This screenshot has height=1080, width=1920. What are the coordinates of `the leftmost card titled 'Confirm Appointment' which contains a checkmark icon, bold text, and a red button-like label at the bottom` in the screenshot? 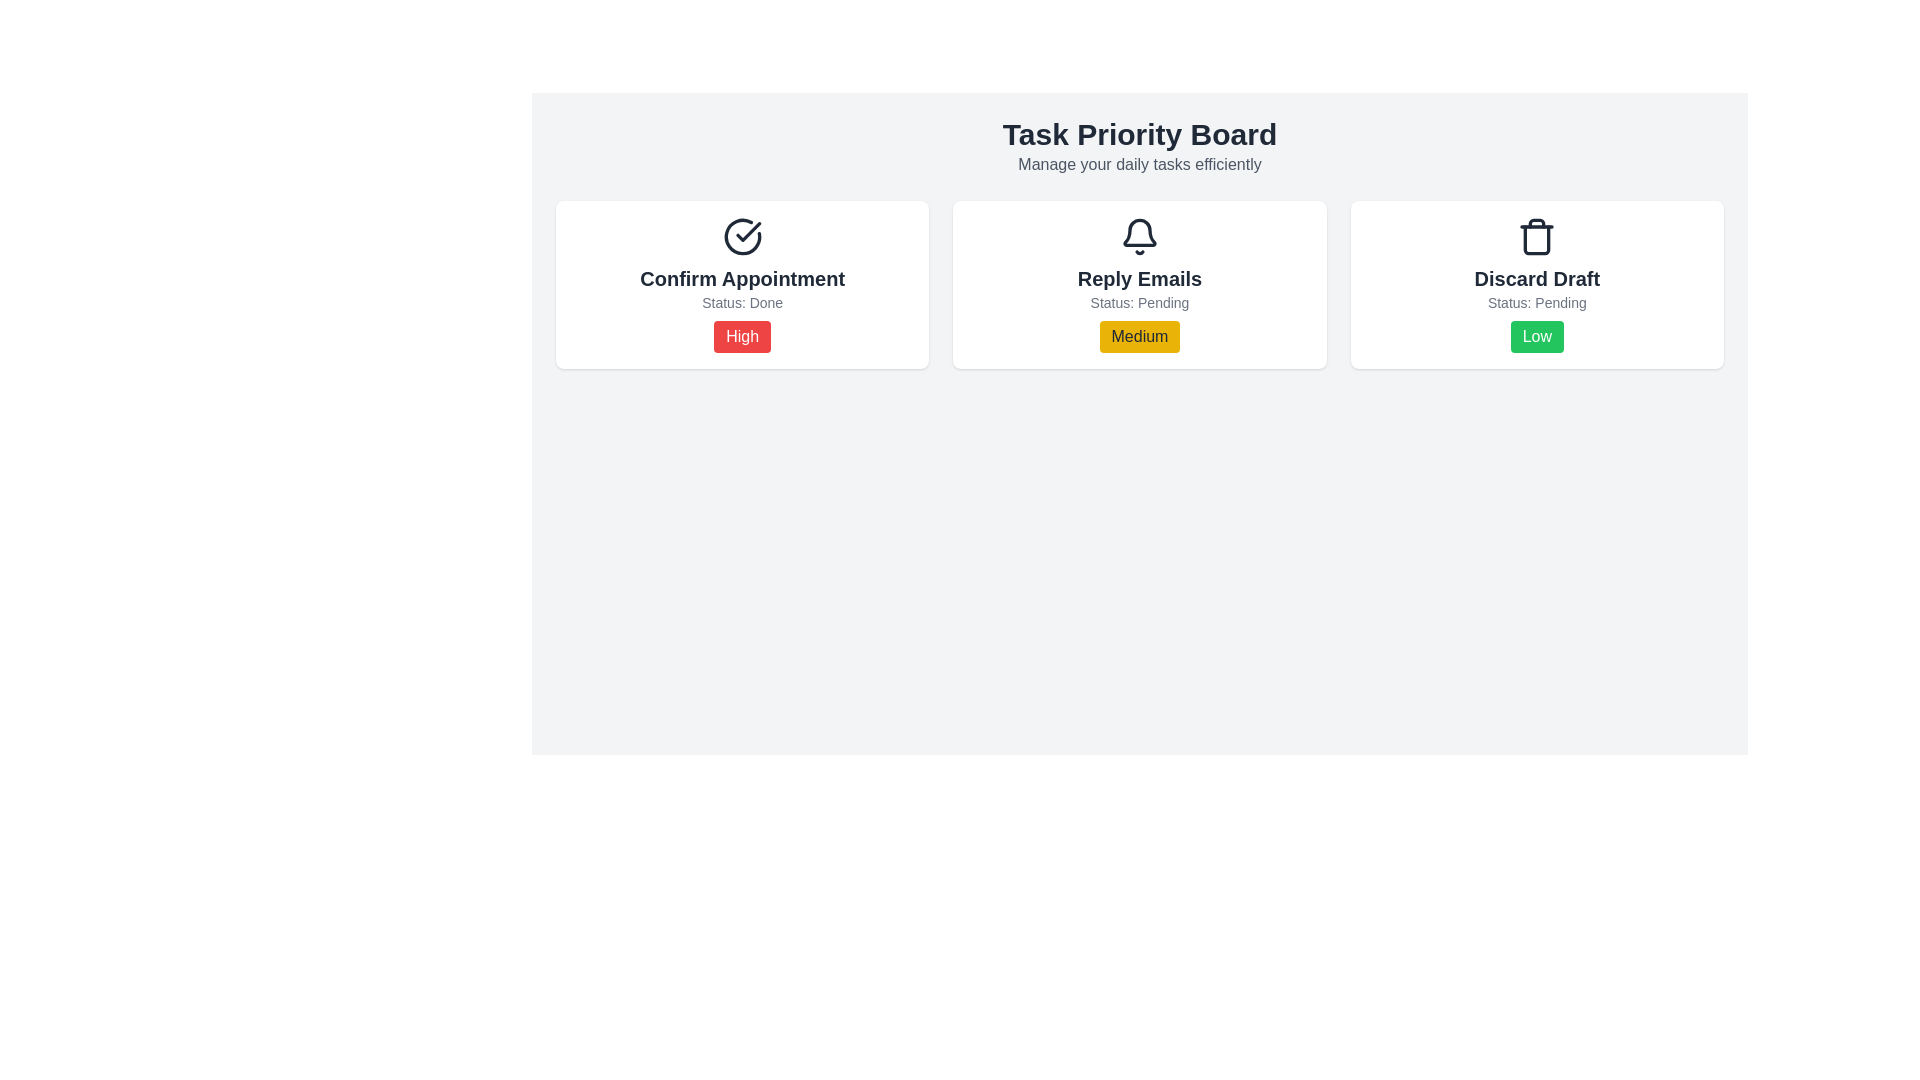 It's located at (741, 285).